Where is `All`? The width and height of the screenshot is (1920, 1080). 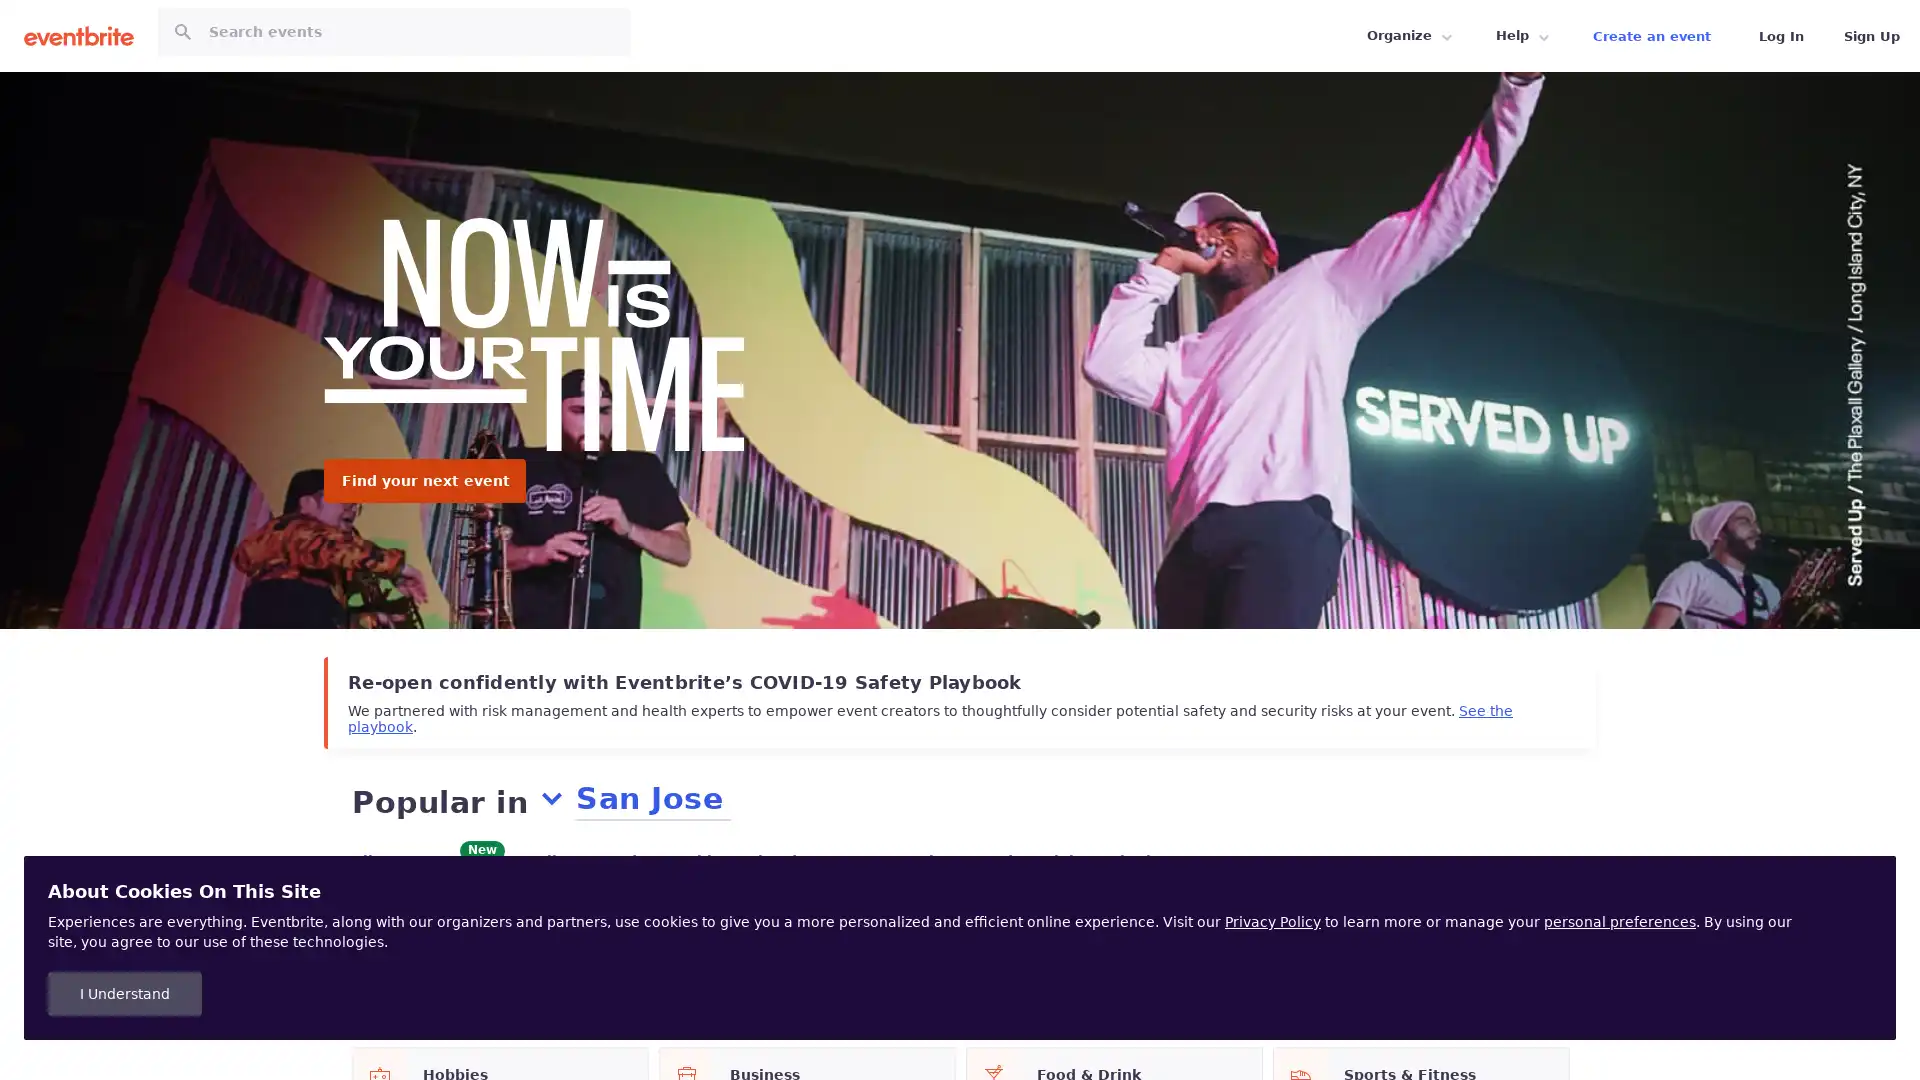
All is located at coordinates (362, 859).